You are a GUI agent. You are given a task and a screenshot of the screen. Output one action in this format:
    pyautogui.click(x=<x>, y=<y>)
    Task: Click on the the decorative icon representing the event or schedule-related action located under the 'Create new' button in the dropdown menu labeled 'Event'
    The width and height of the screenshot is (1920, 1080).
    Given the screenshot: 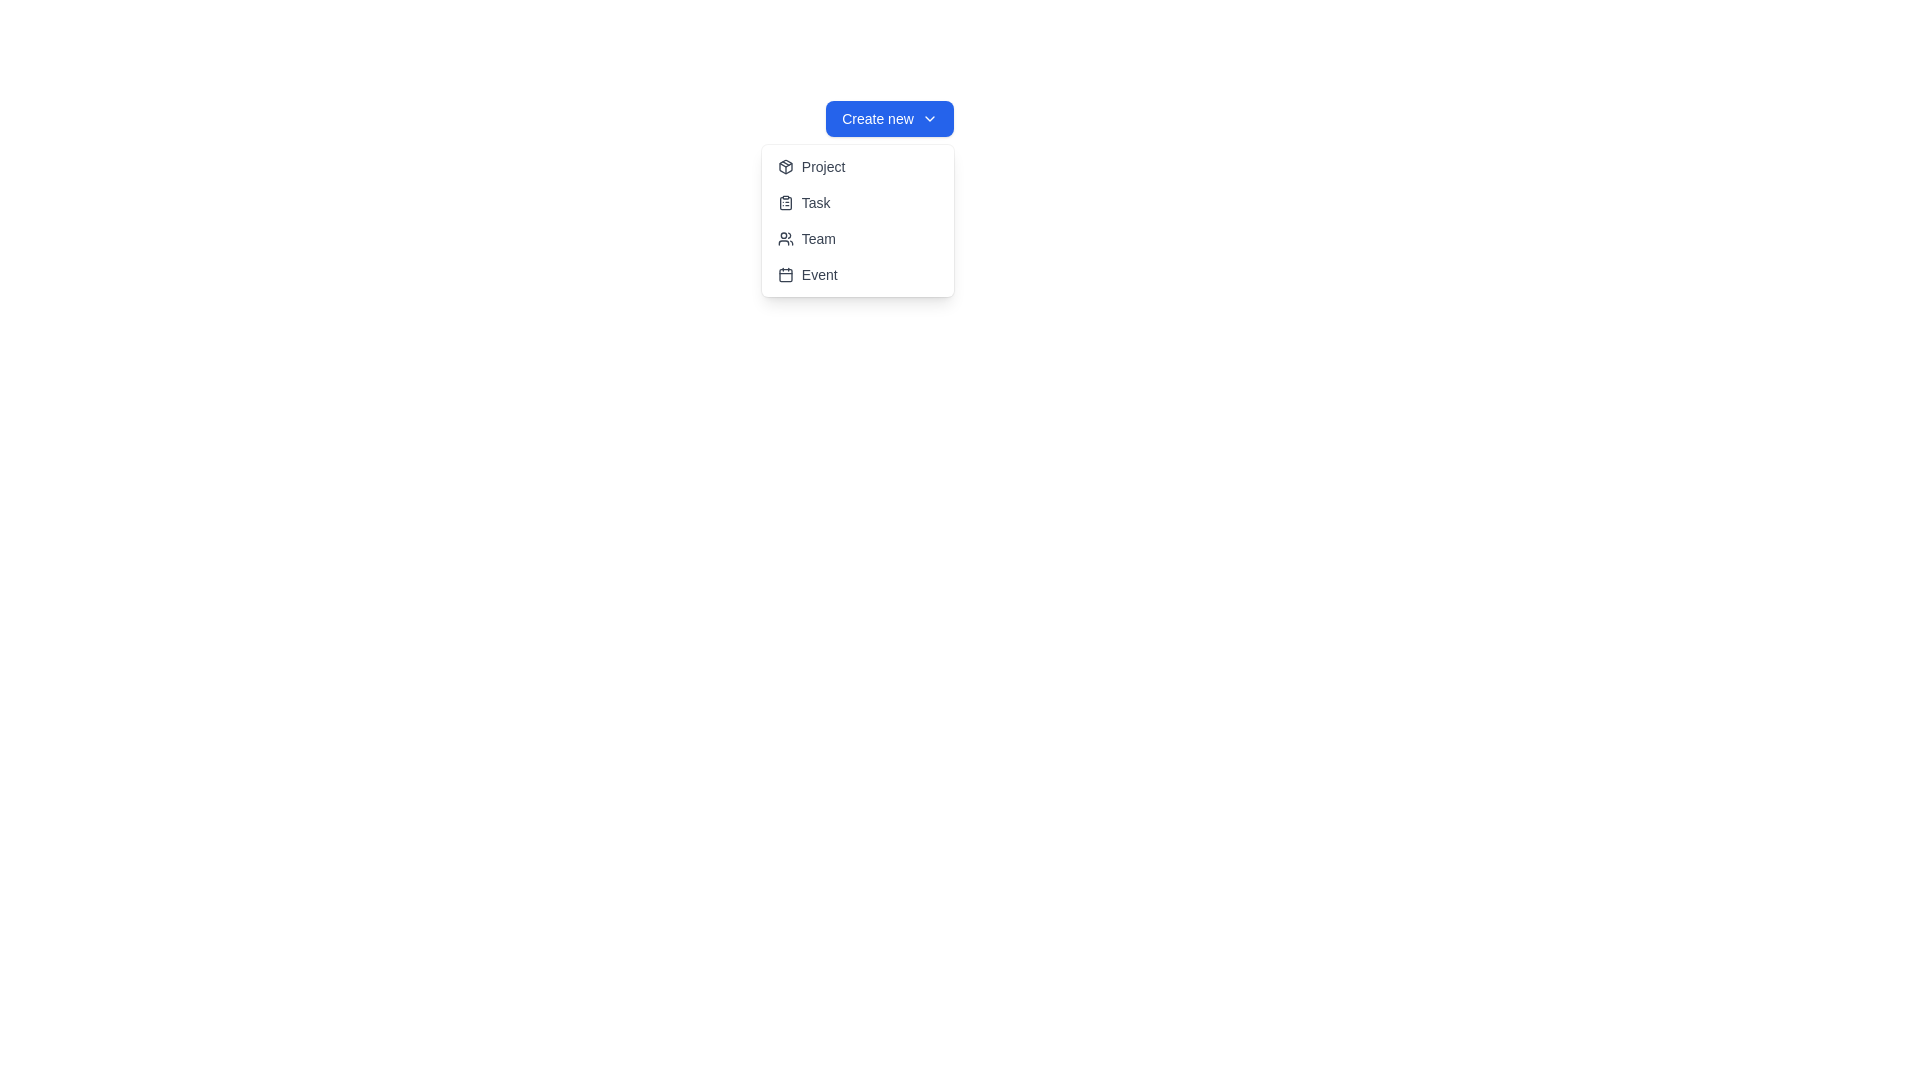 What is the action you would take?
    pyautogui.click(x=784, y=274)
    